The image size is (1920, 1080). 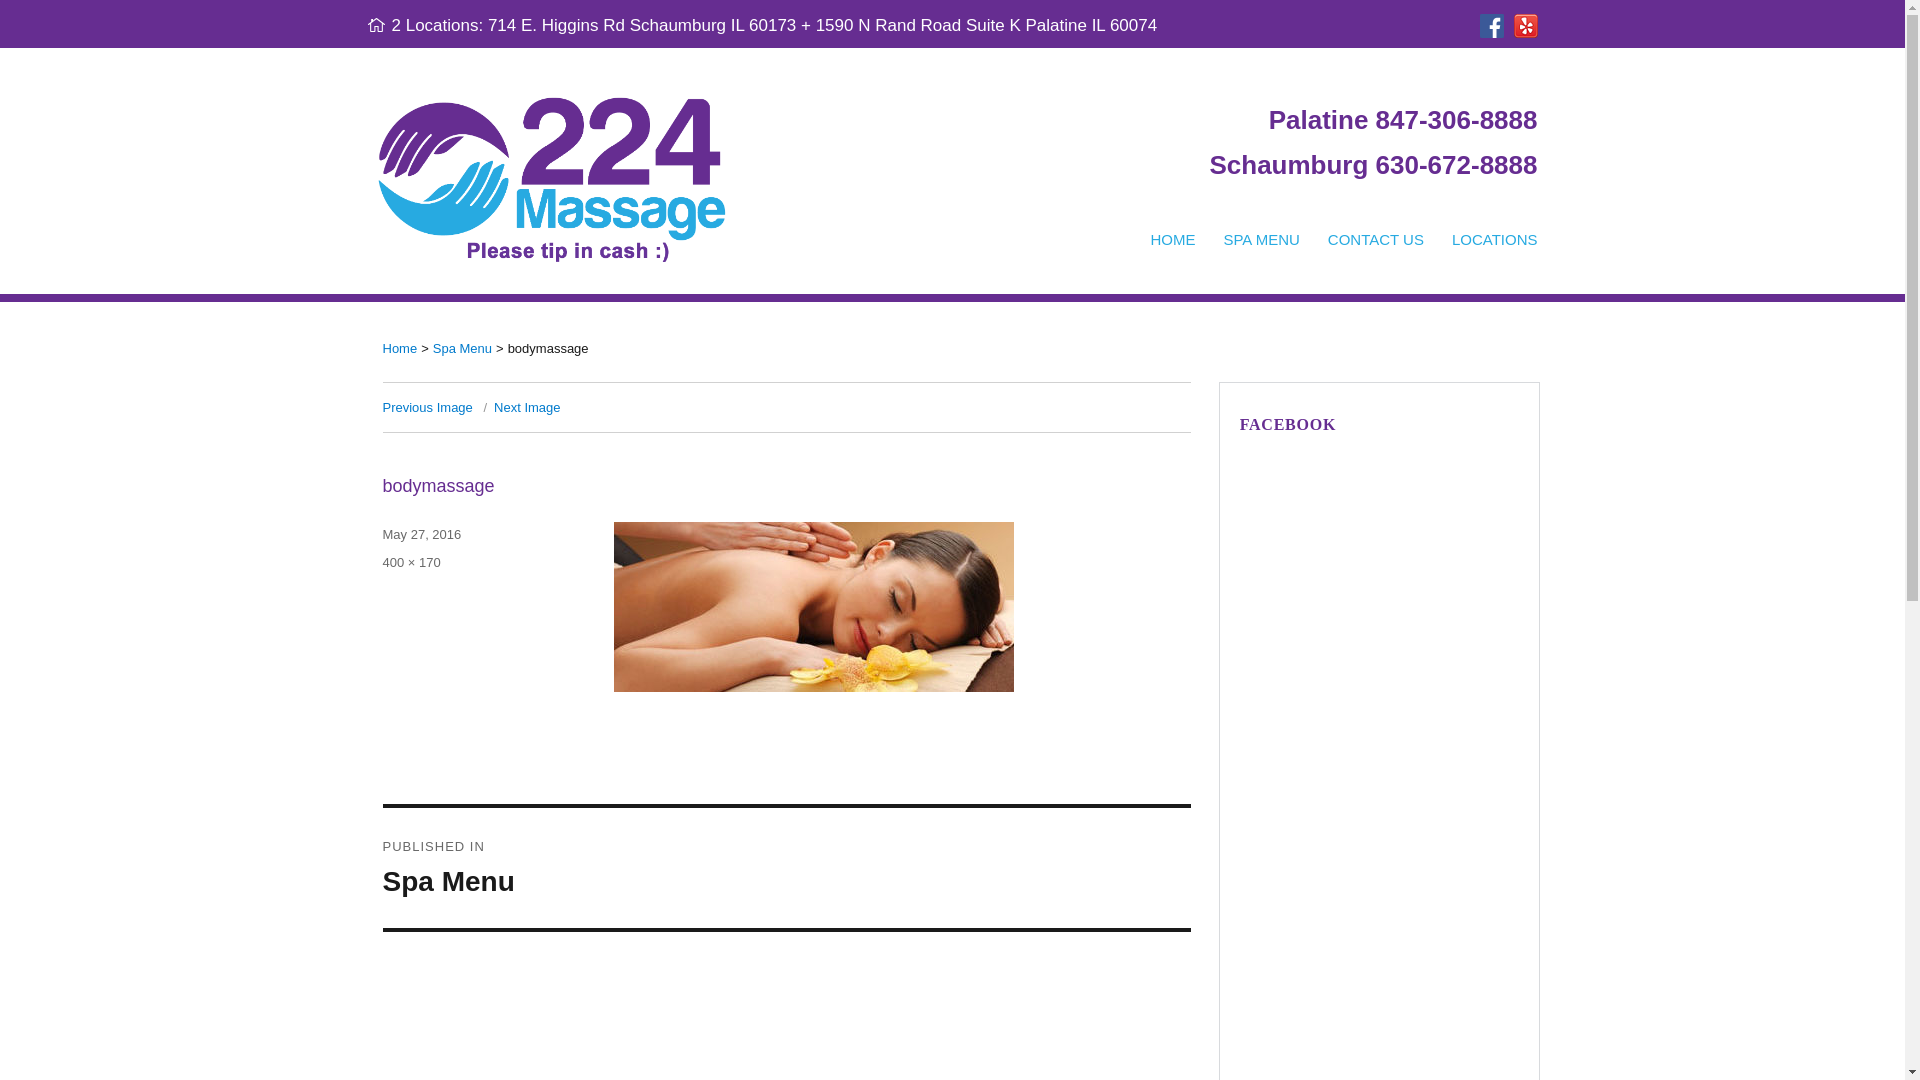 I want to click on 'CONTACT US', so click(x=1375, y=238).